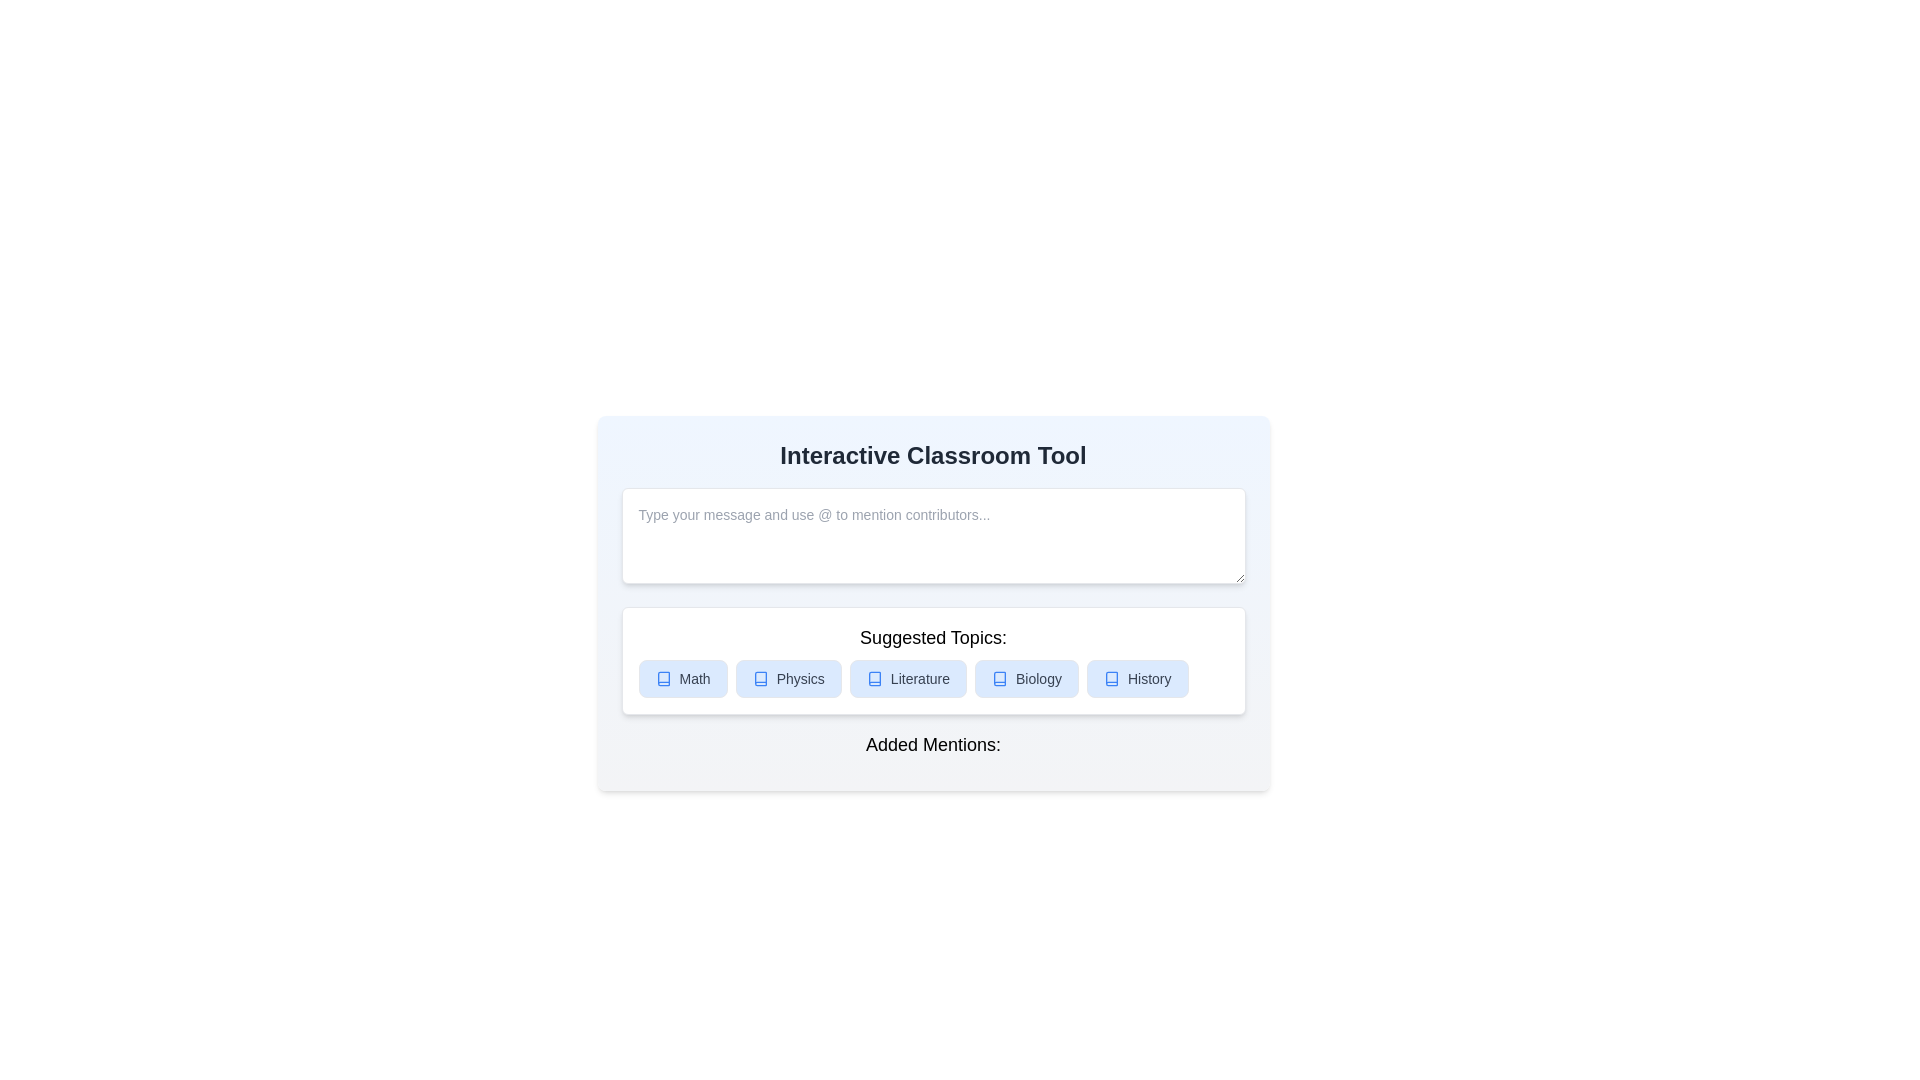 Image resolution: width=1920 pixels, height=1080 pixels. Describe the element at coordinates (759, 677) in the screenshot. I see `the light blue book icon located in the second position under the heading 'Suggested Topics' for accessibility` at that location.